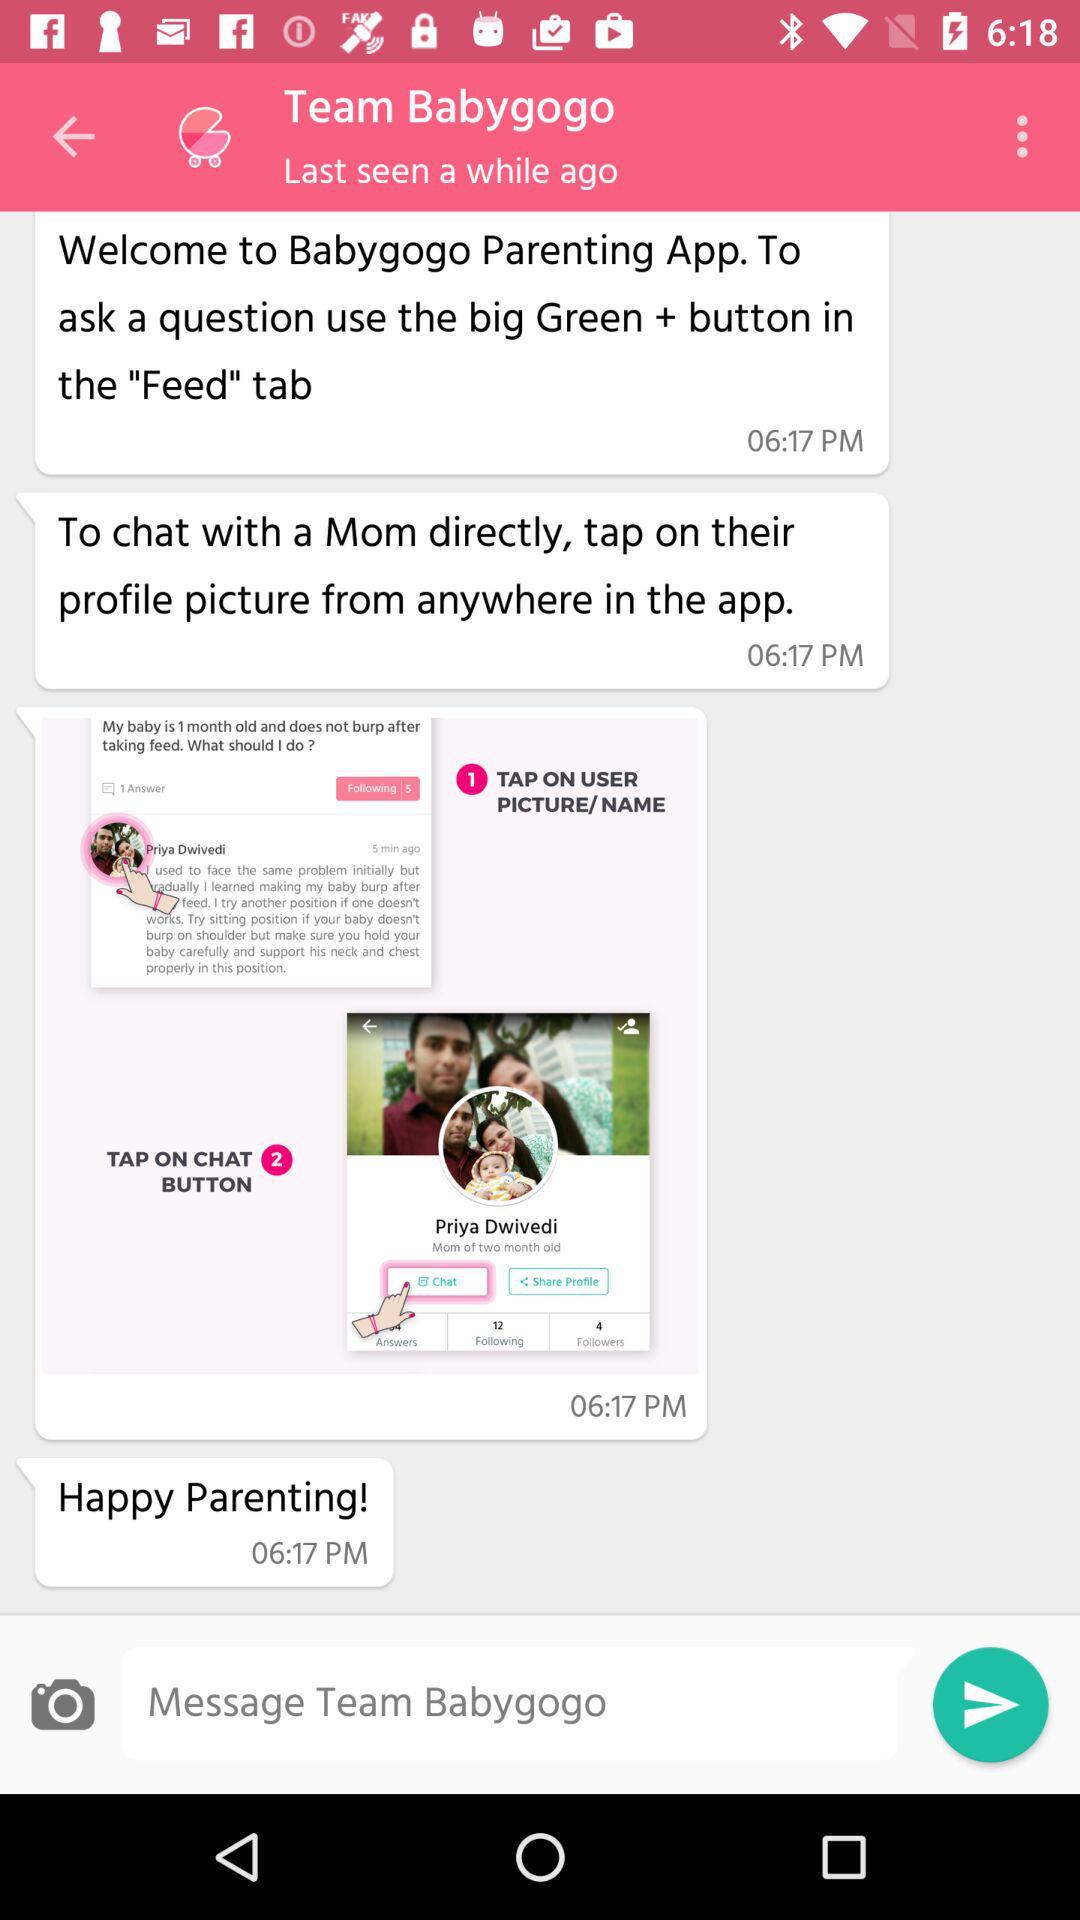  What do you see at coordinates (518, 1703) in the screenshot?
I see `message` at bounding box center [518, 1703].